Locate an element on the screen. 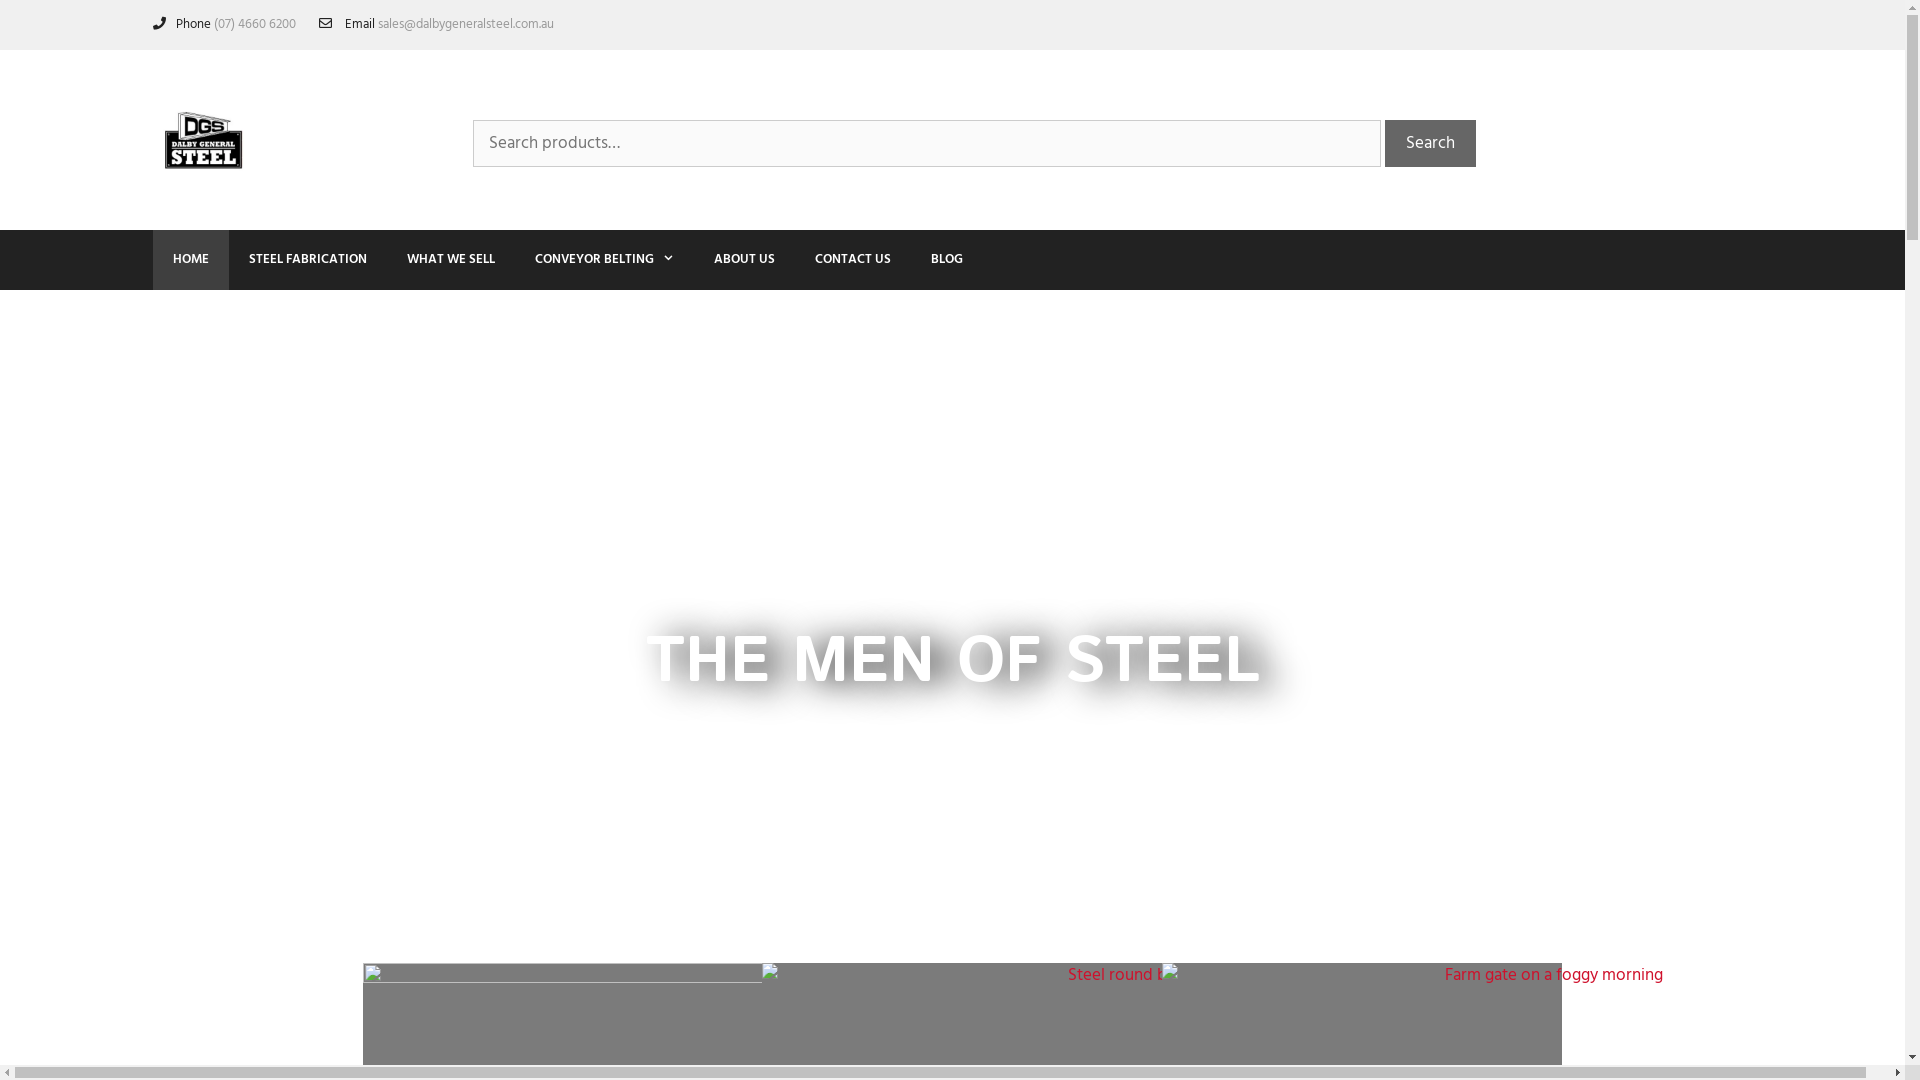  'ABOUT US' is located at coordinates (694, 258).